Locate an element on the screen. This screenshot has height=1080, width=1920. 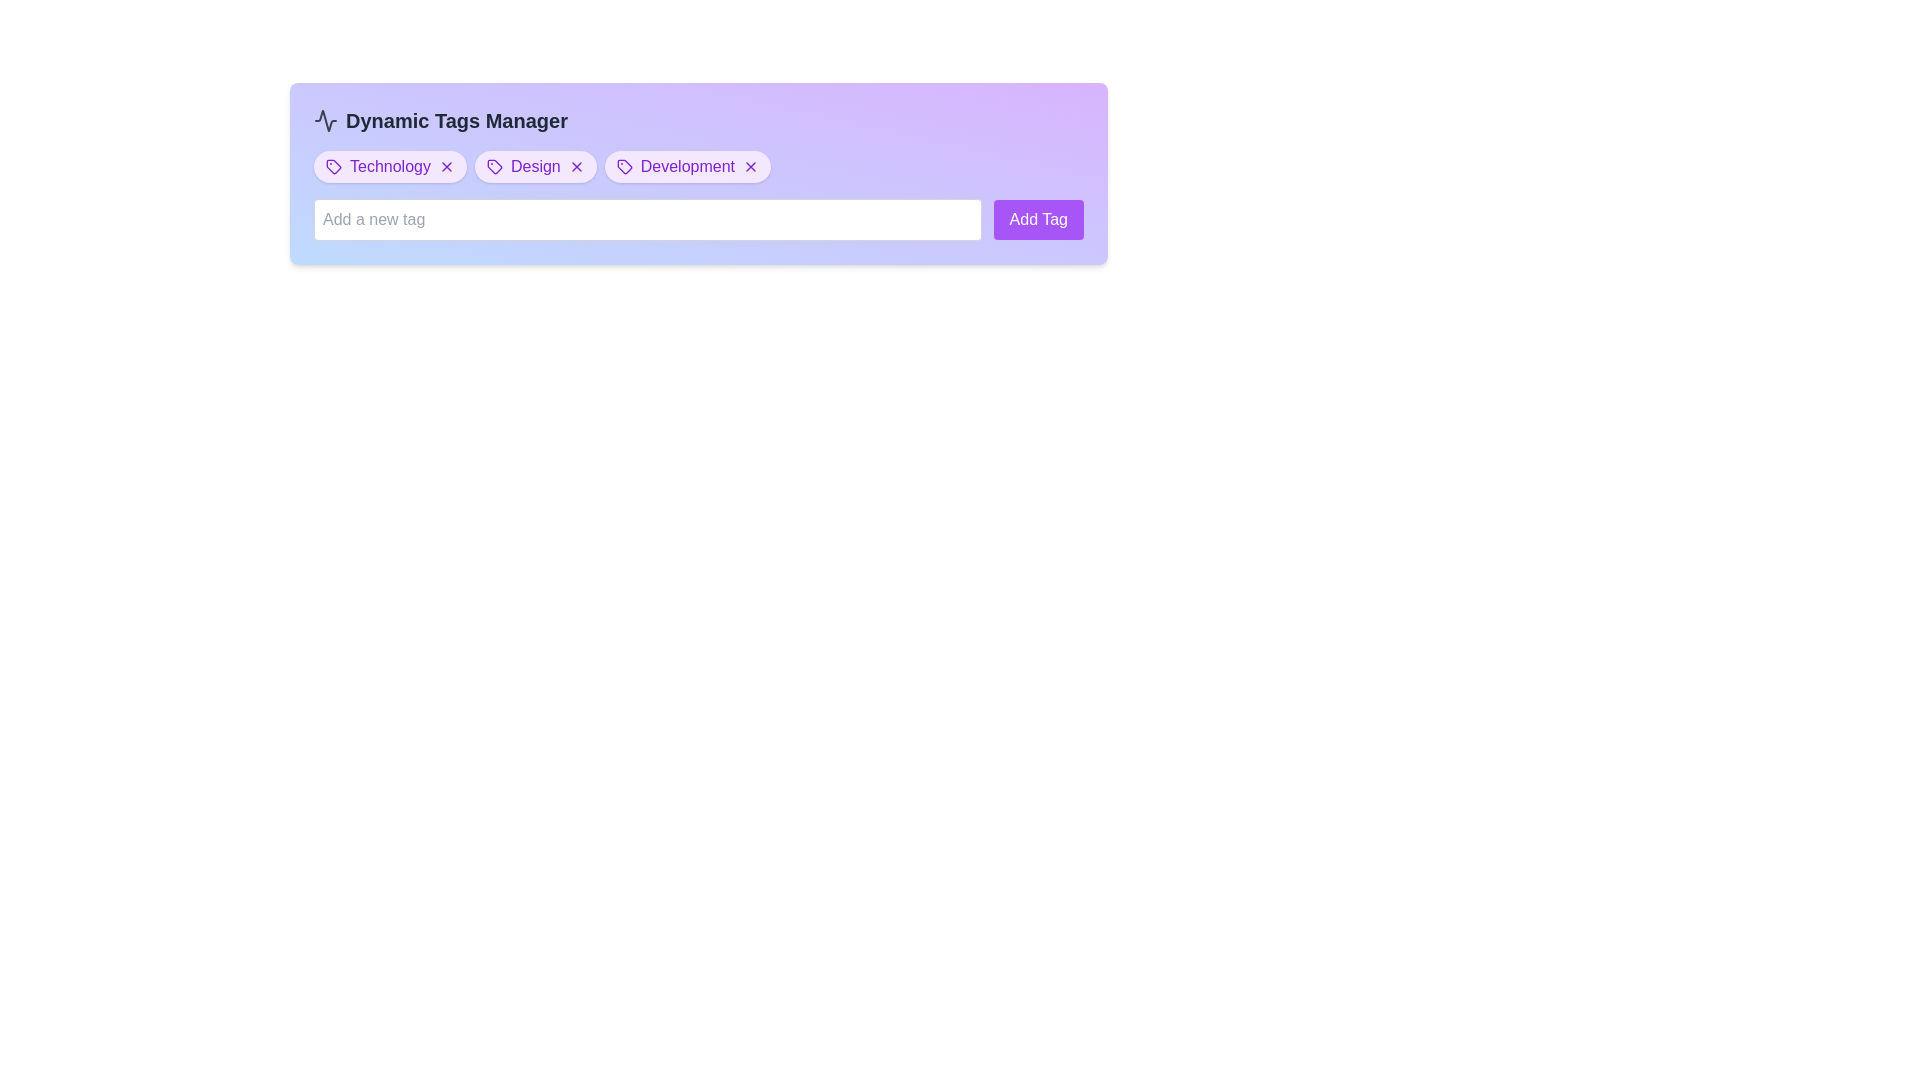
the small purple tag icon located to the left of the 'Development' text, which is the third tag in a horizontal grouping of tags is located at coordinates (623, 165).